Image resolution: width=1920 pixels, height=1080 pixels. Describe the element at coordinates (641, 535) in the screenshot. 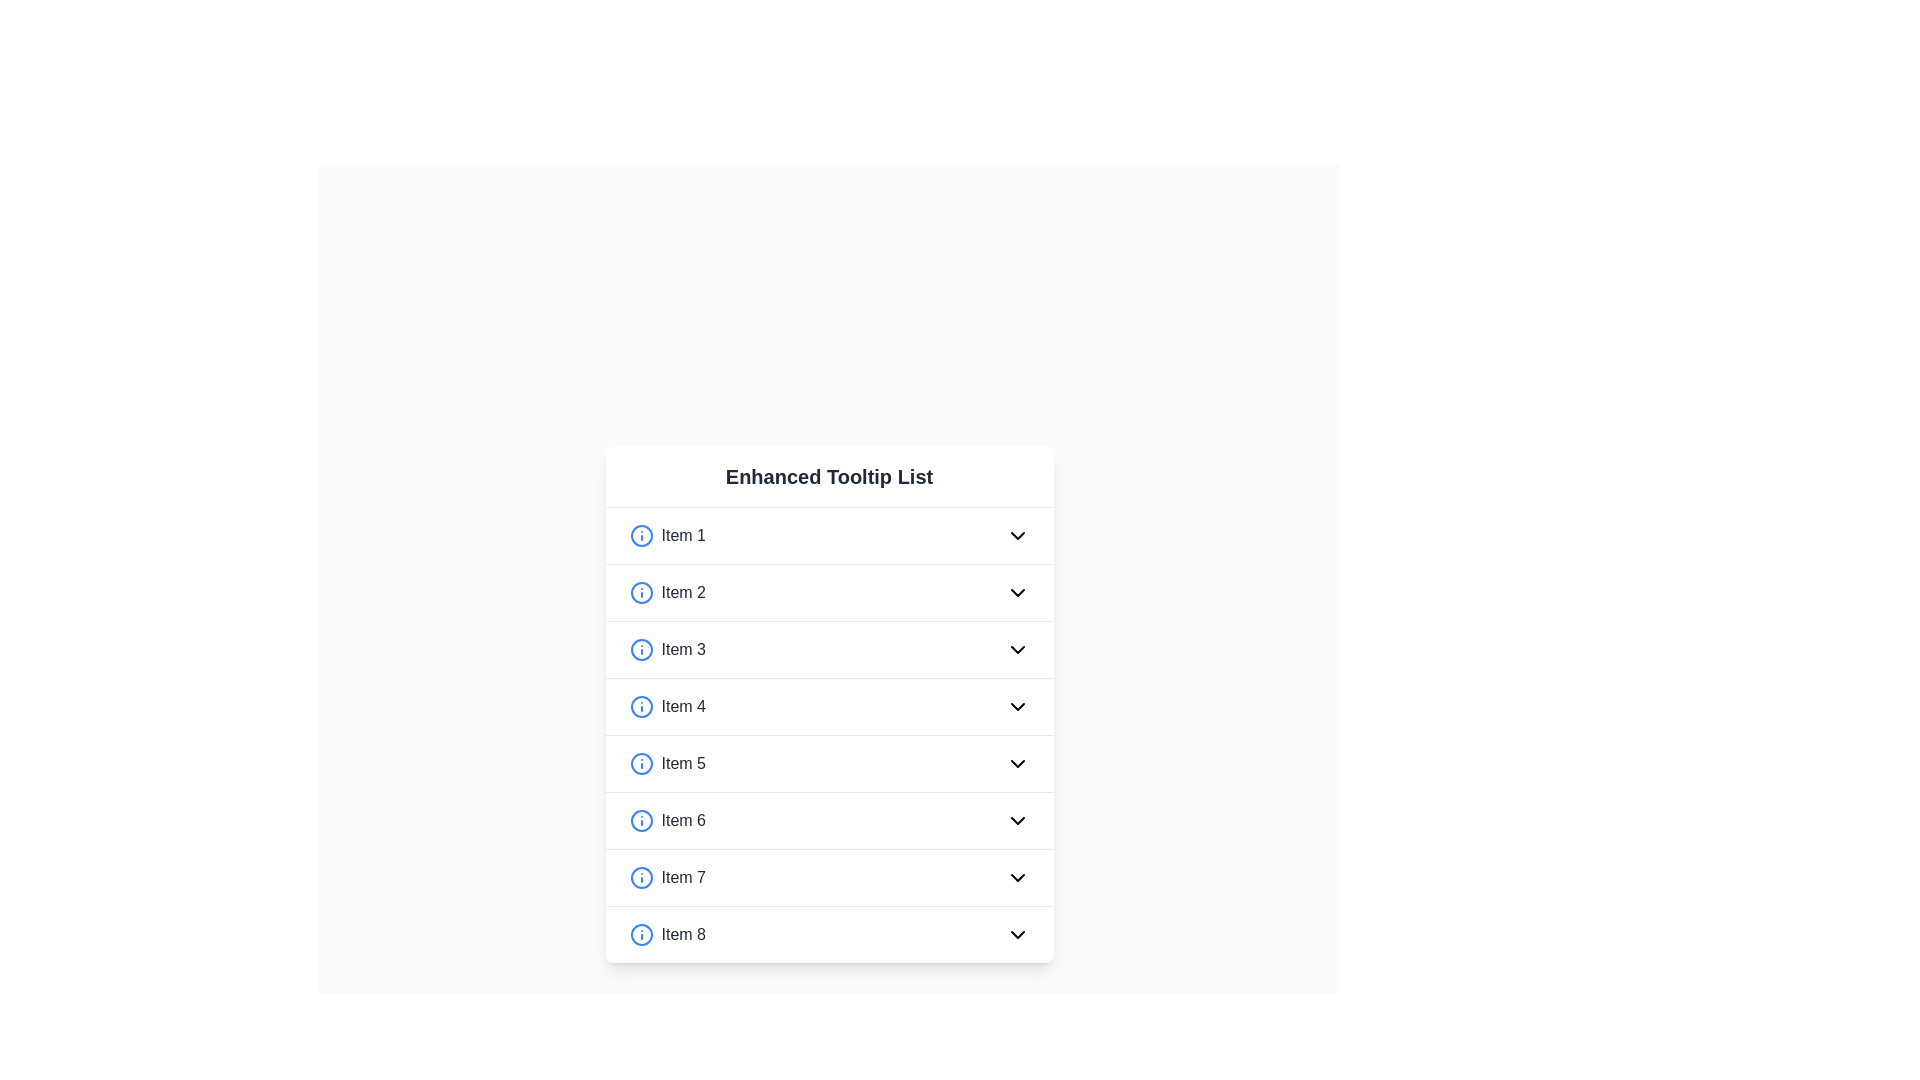

I see `the informational icon located to the left of the text label 'Item 1' in the first row of a vertical list` at that location.